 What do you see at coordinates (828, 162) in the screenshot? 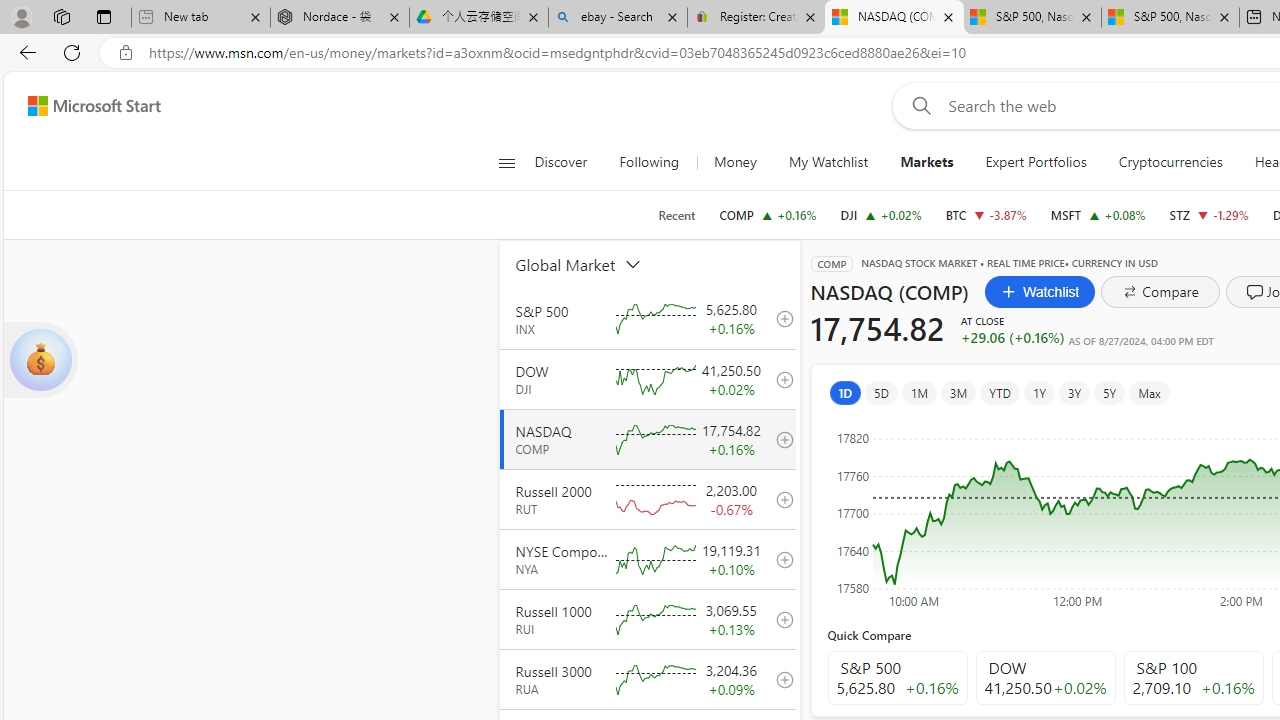
I see `'My Watchlist'` at bounding box center [828, 162].